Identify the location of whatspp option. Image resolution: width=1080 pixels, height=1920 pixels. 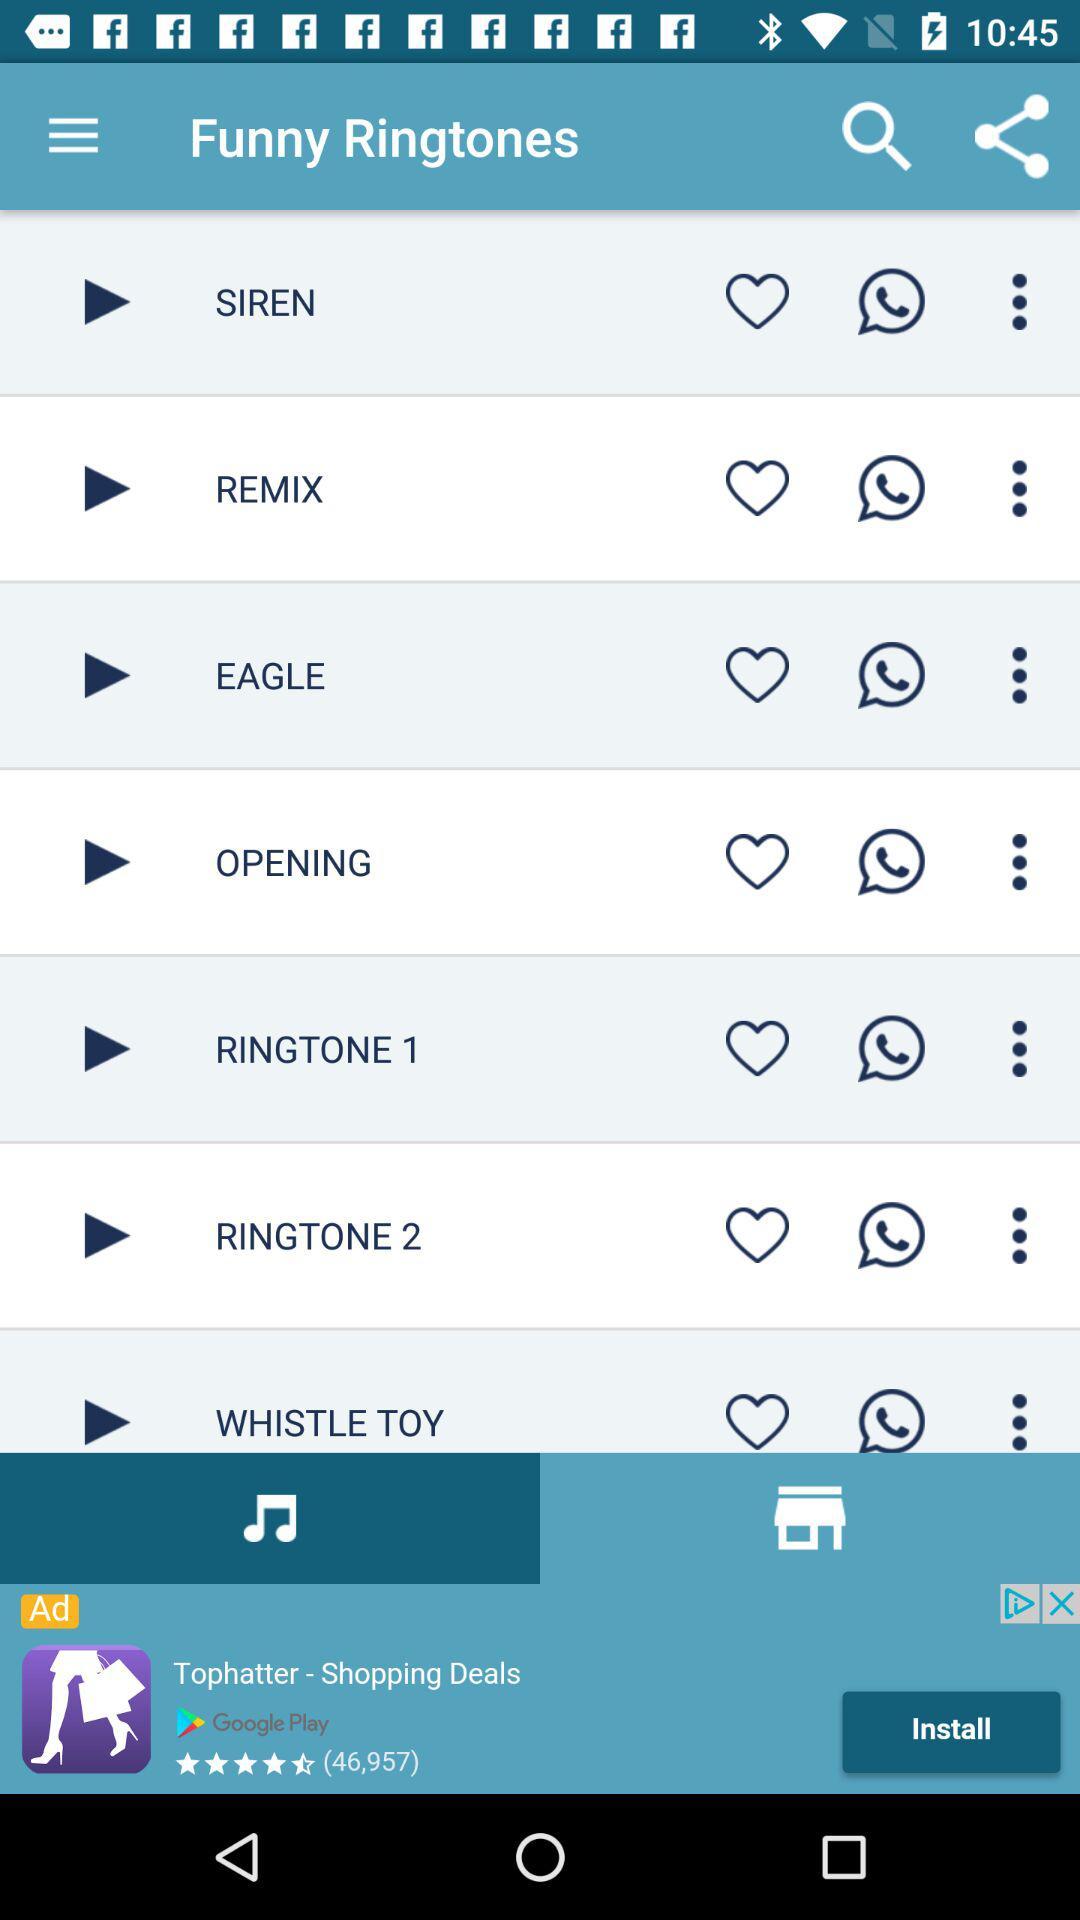
(890, 1413).